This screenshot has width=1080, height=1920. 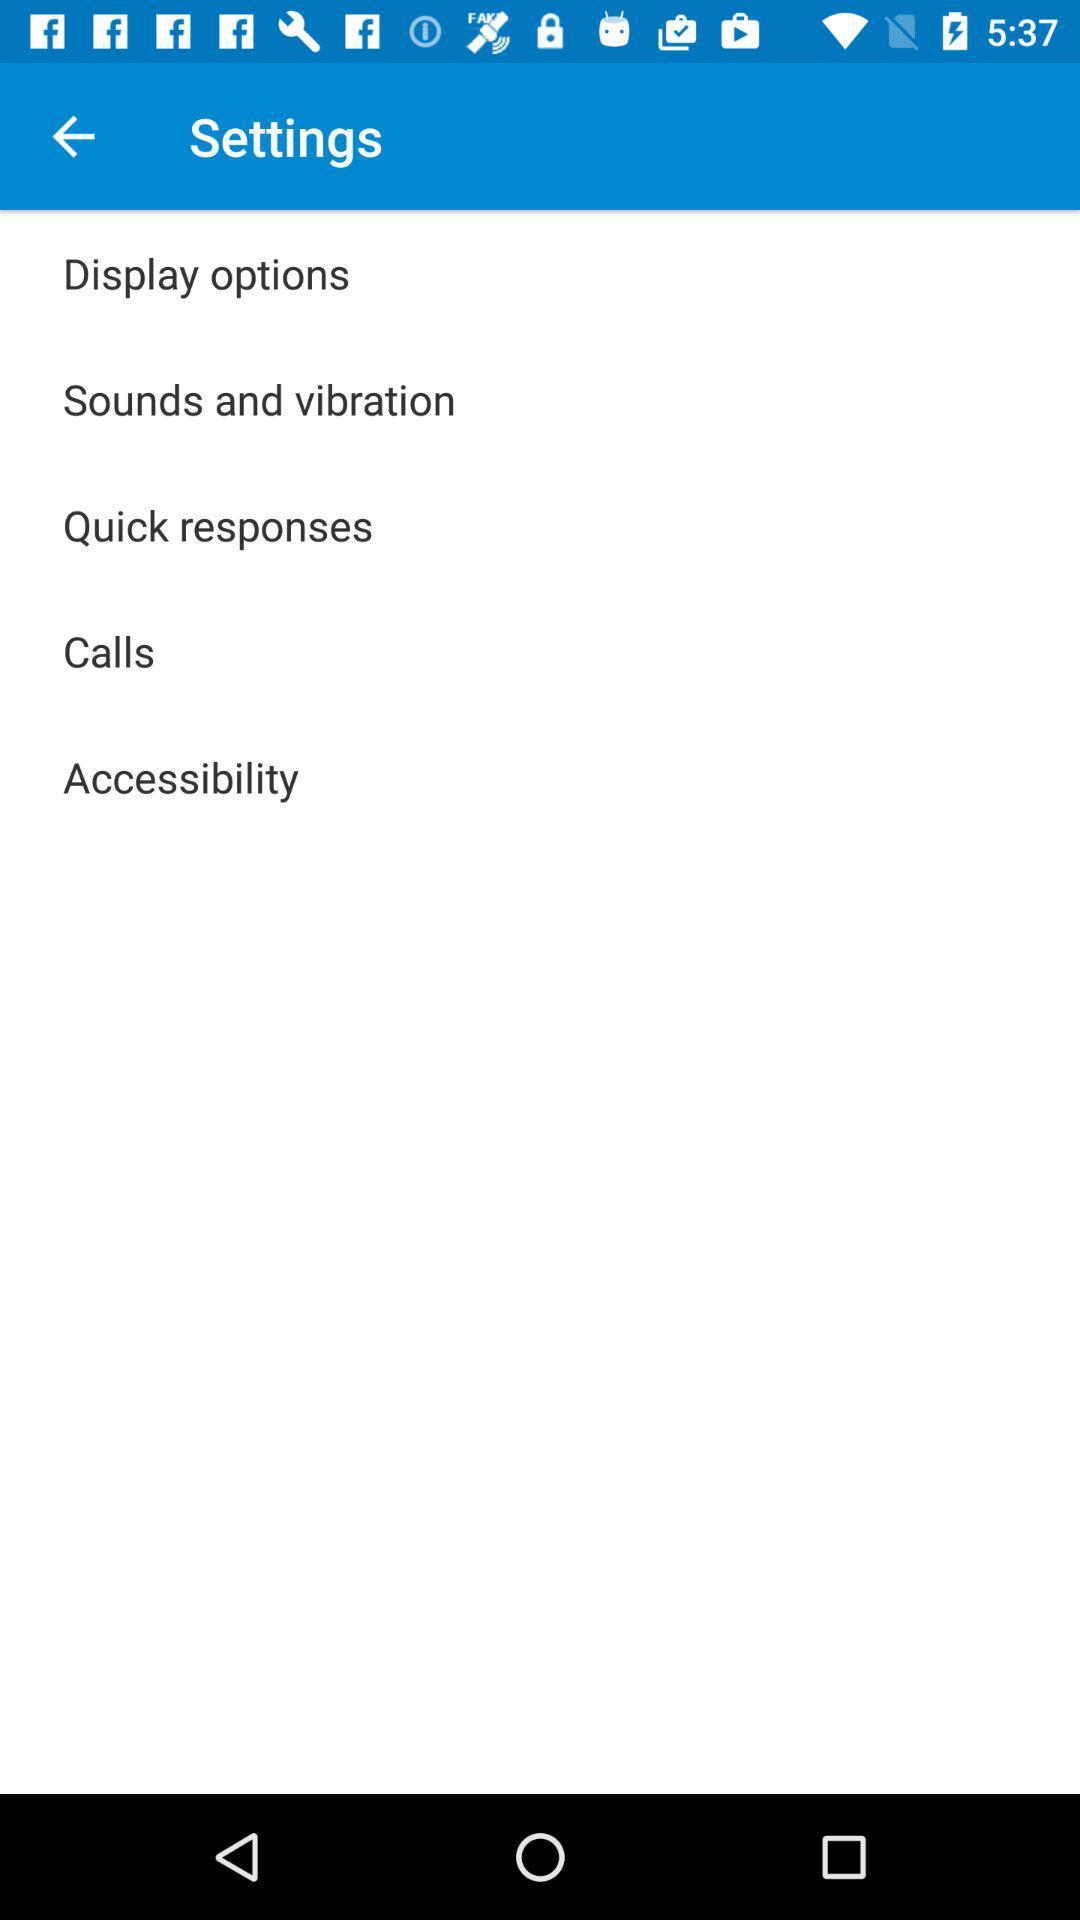 I want to click on the app to the left of settings icon, so click(x=72, y=135).